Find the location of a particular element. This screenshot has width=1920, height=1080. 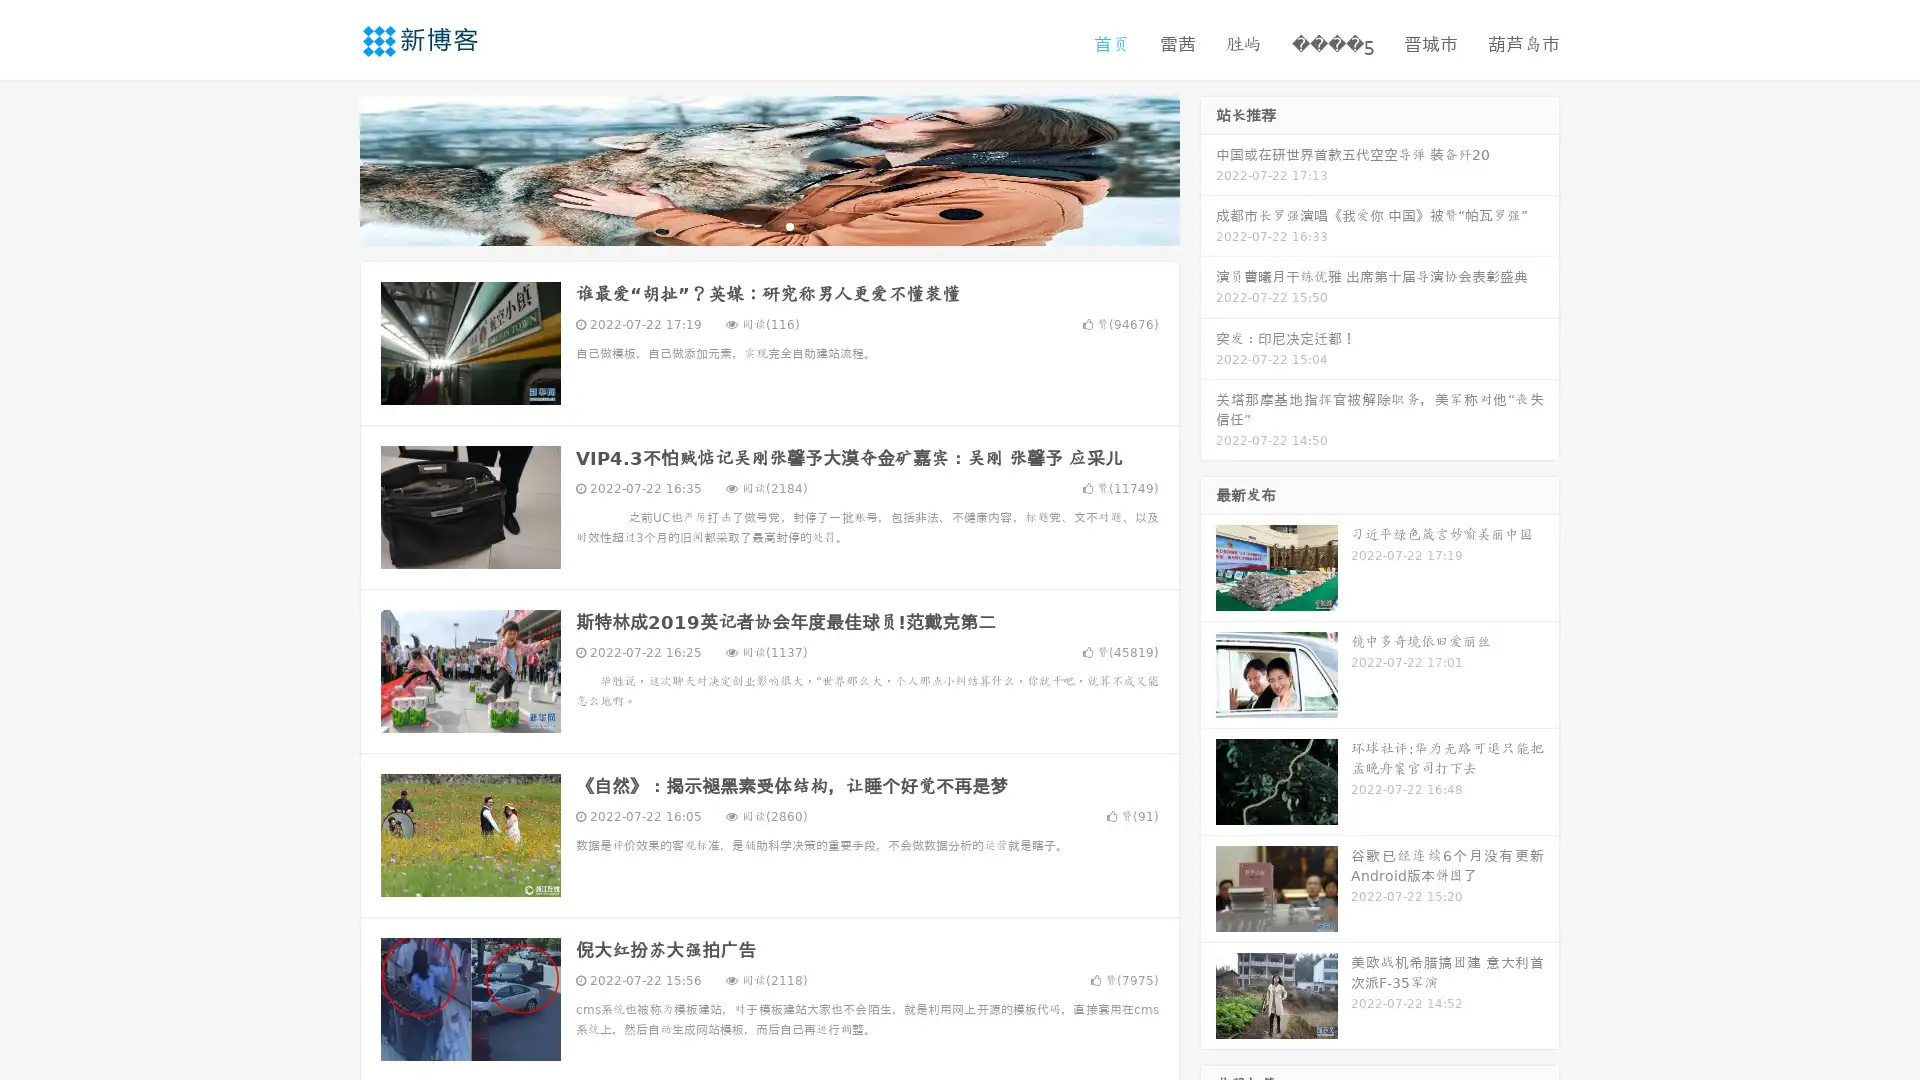

Go to slide 2 is located at coordinates (768, 225).